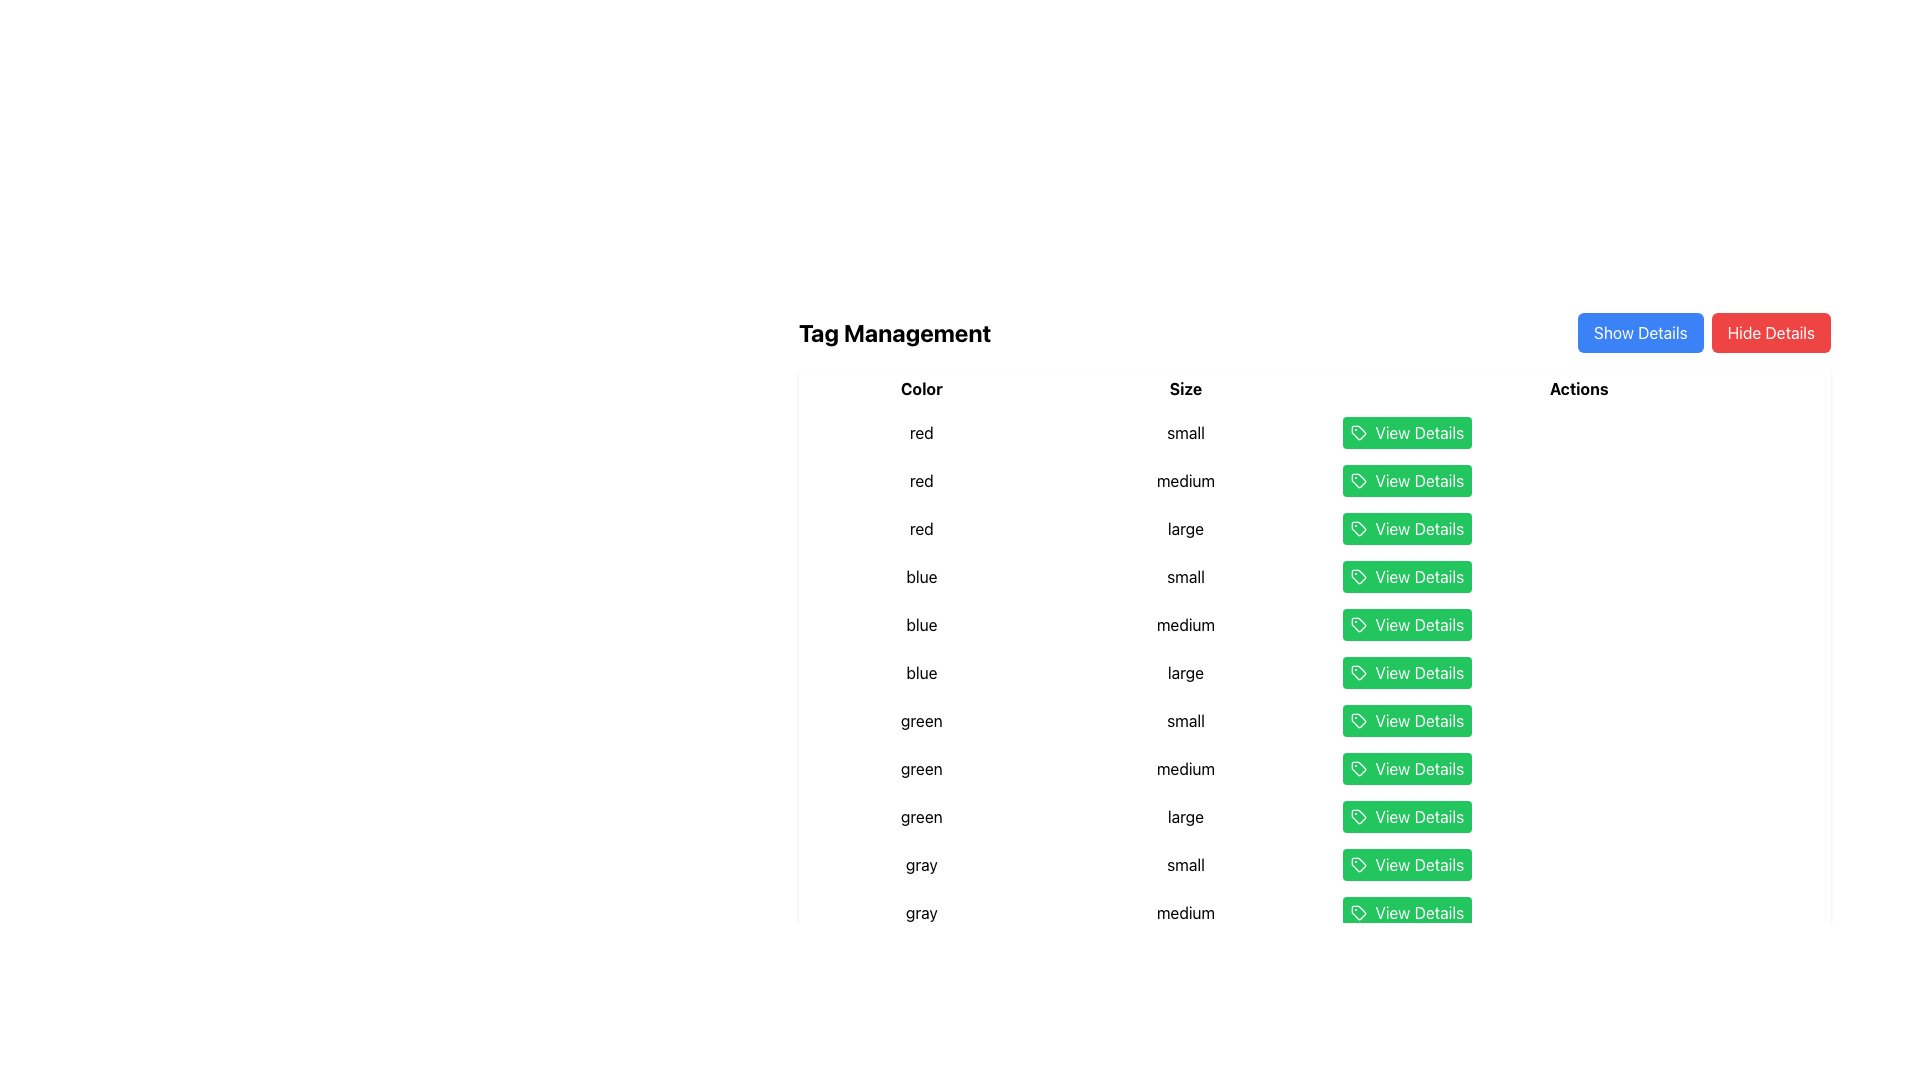 The image size is (1920, 1080). I want to click on the text node displaying 'green' in the 'Color' column of the table, which is located in the sixth row and is adjacent to the text 'small', so click(920, 721).